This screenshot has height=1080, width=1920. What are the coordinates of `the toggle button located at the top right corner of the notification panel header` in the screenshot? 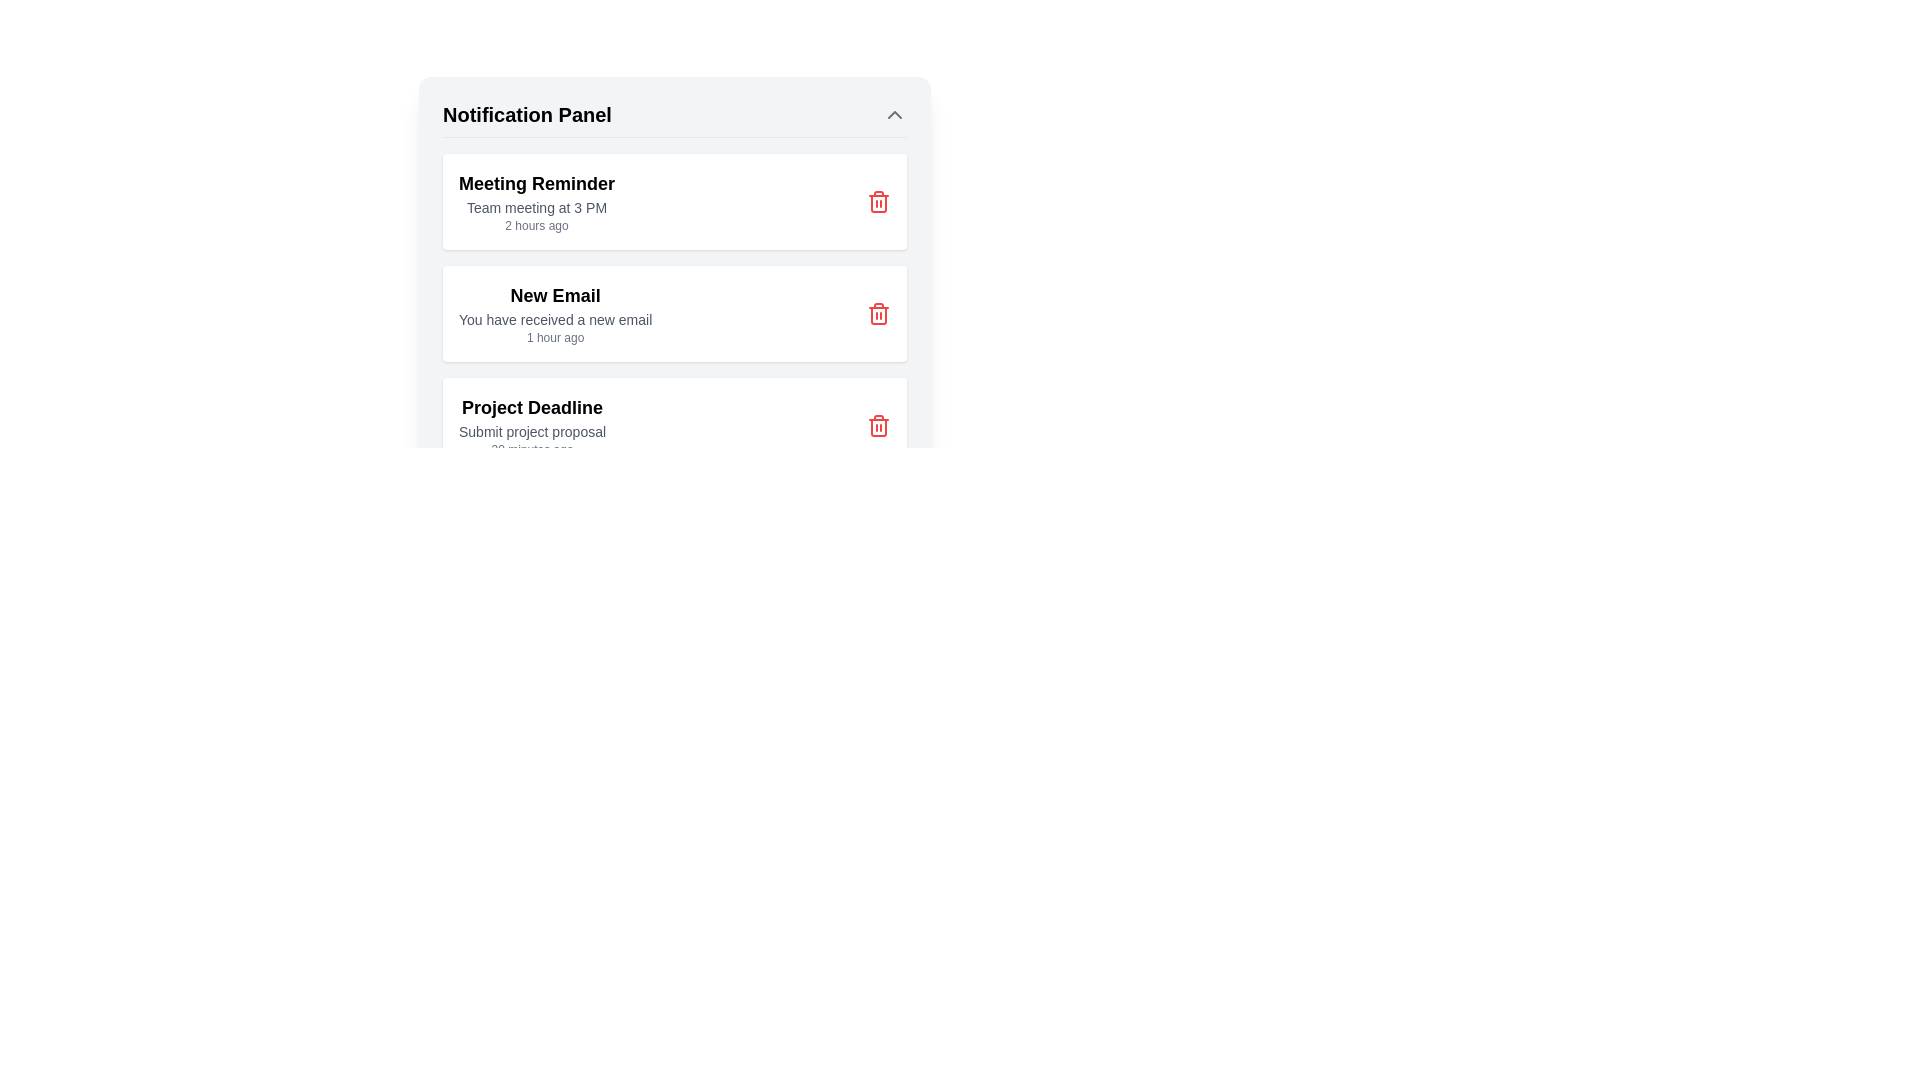 It's located at (893, 115).